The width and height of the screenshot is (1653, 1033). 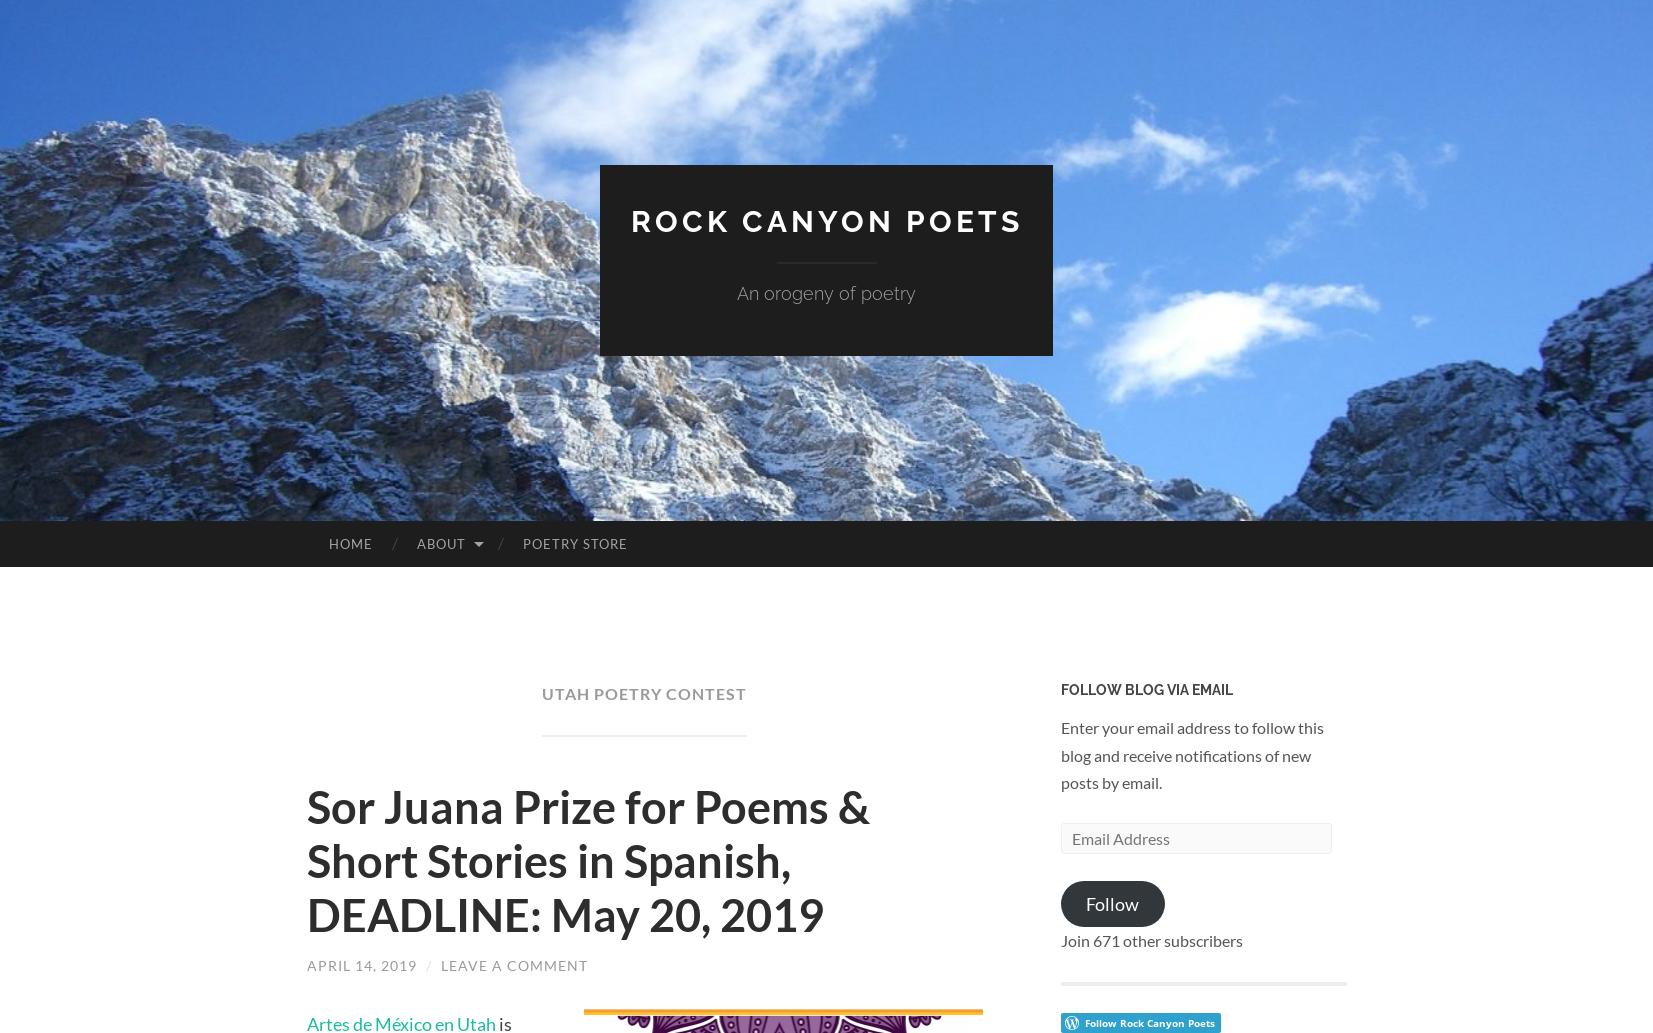 What do you see at coordinates (304, 964) in the screenshot?
I see `'April 14, 2019'` at bounding box center [304, 964].